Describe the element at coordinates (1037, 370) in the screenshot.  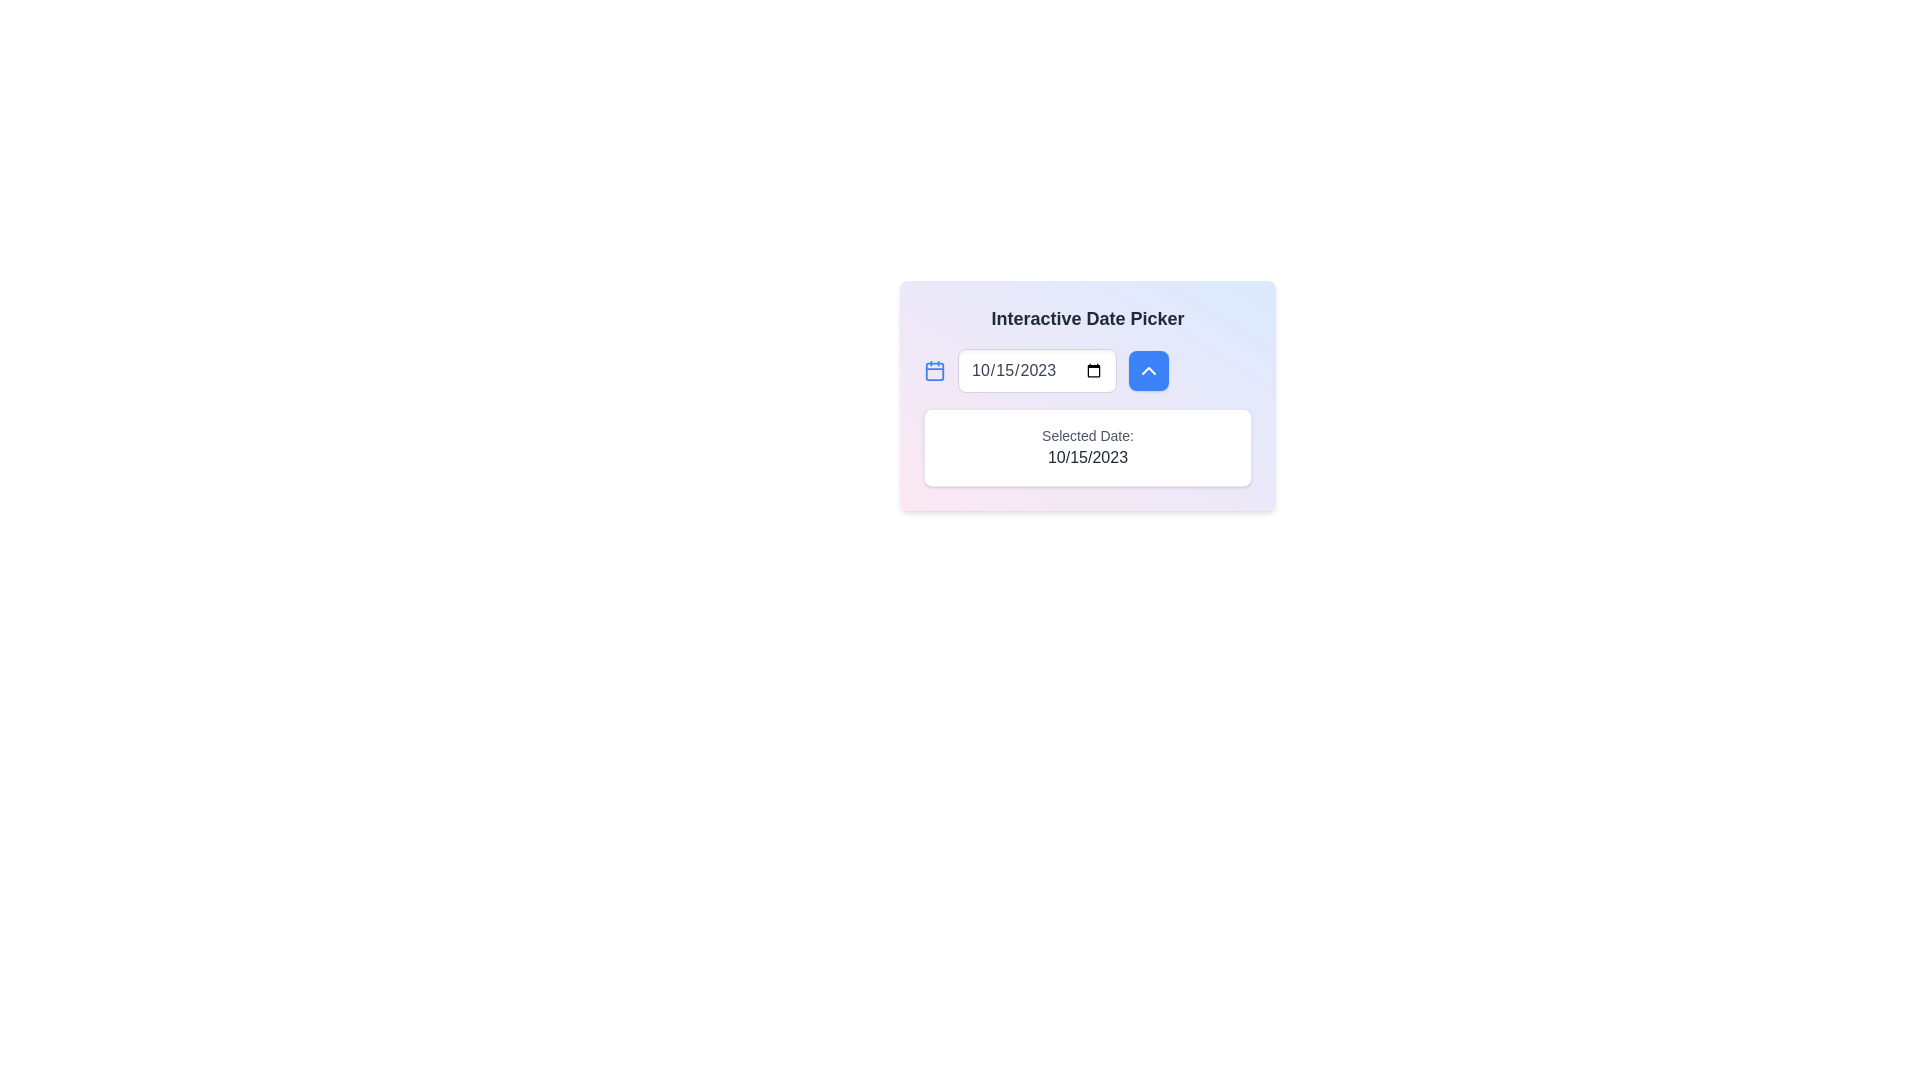
I see `the date picker input field to focus on it, which is a lightly rounded rectangle with a pale gray border and white background, centrally positioned between a calendar icon and an up-arrow button` at that location.